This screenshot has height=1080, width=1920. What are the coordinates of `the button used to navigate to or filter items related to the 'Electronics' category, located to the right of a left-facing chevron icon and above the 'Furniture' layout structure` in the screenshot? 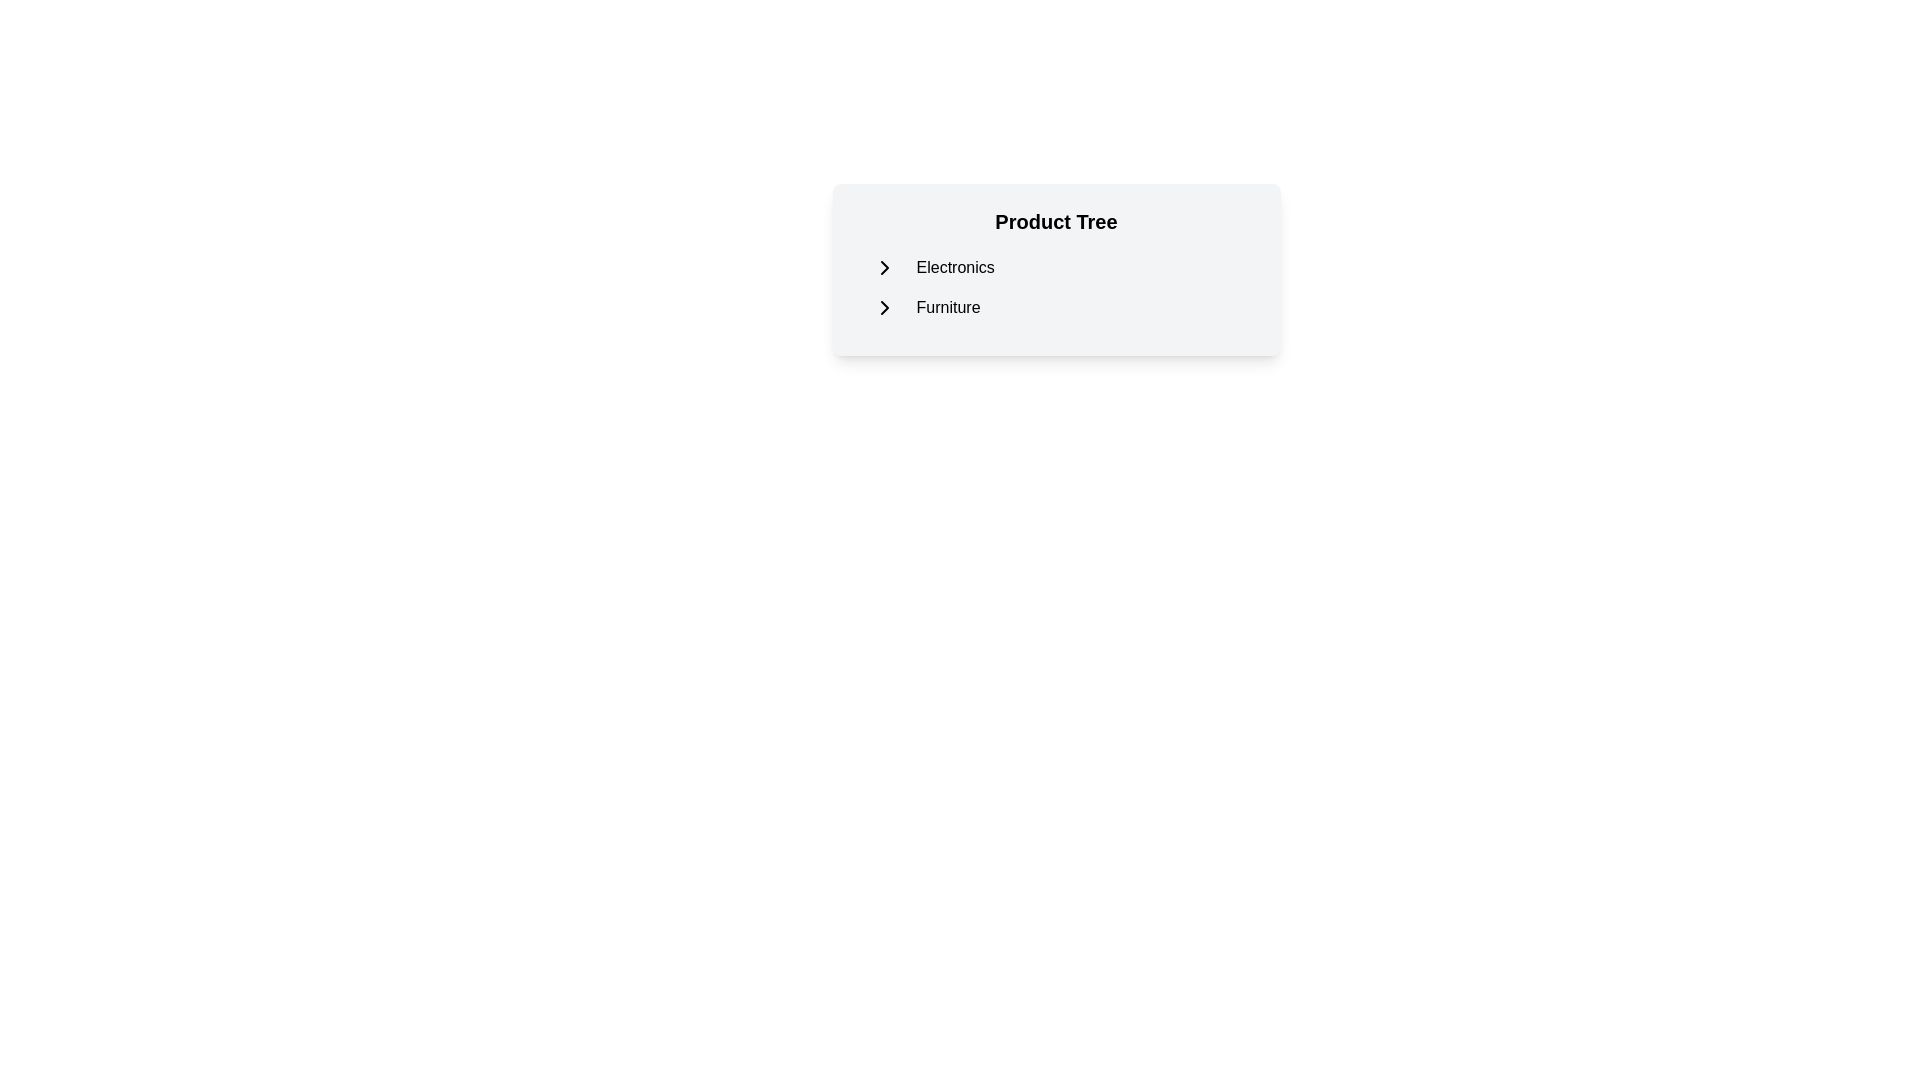 It's located at (954, 266).